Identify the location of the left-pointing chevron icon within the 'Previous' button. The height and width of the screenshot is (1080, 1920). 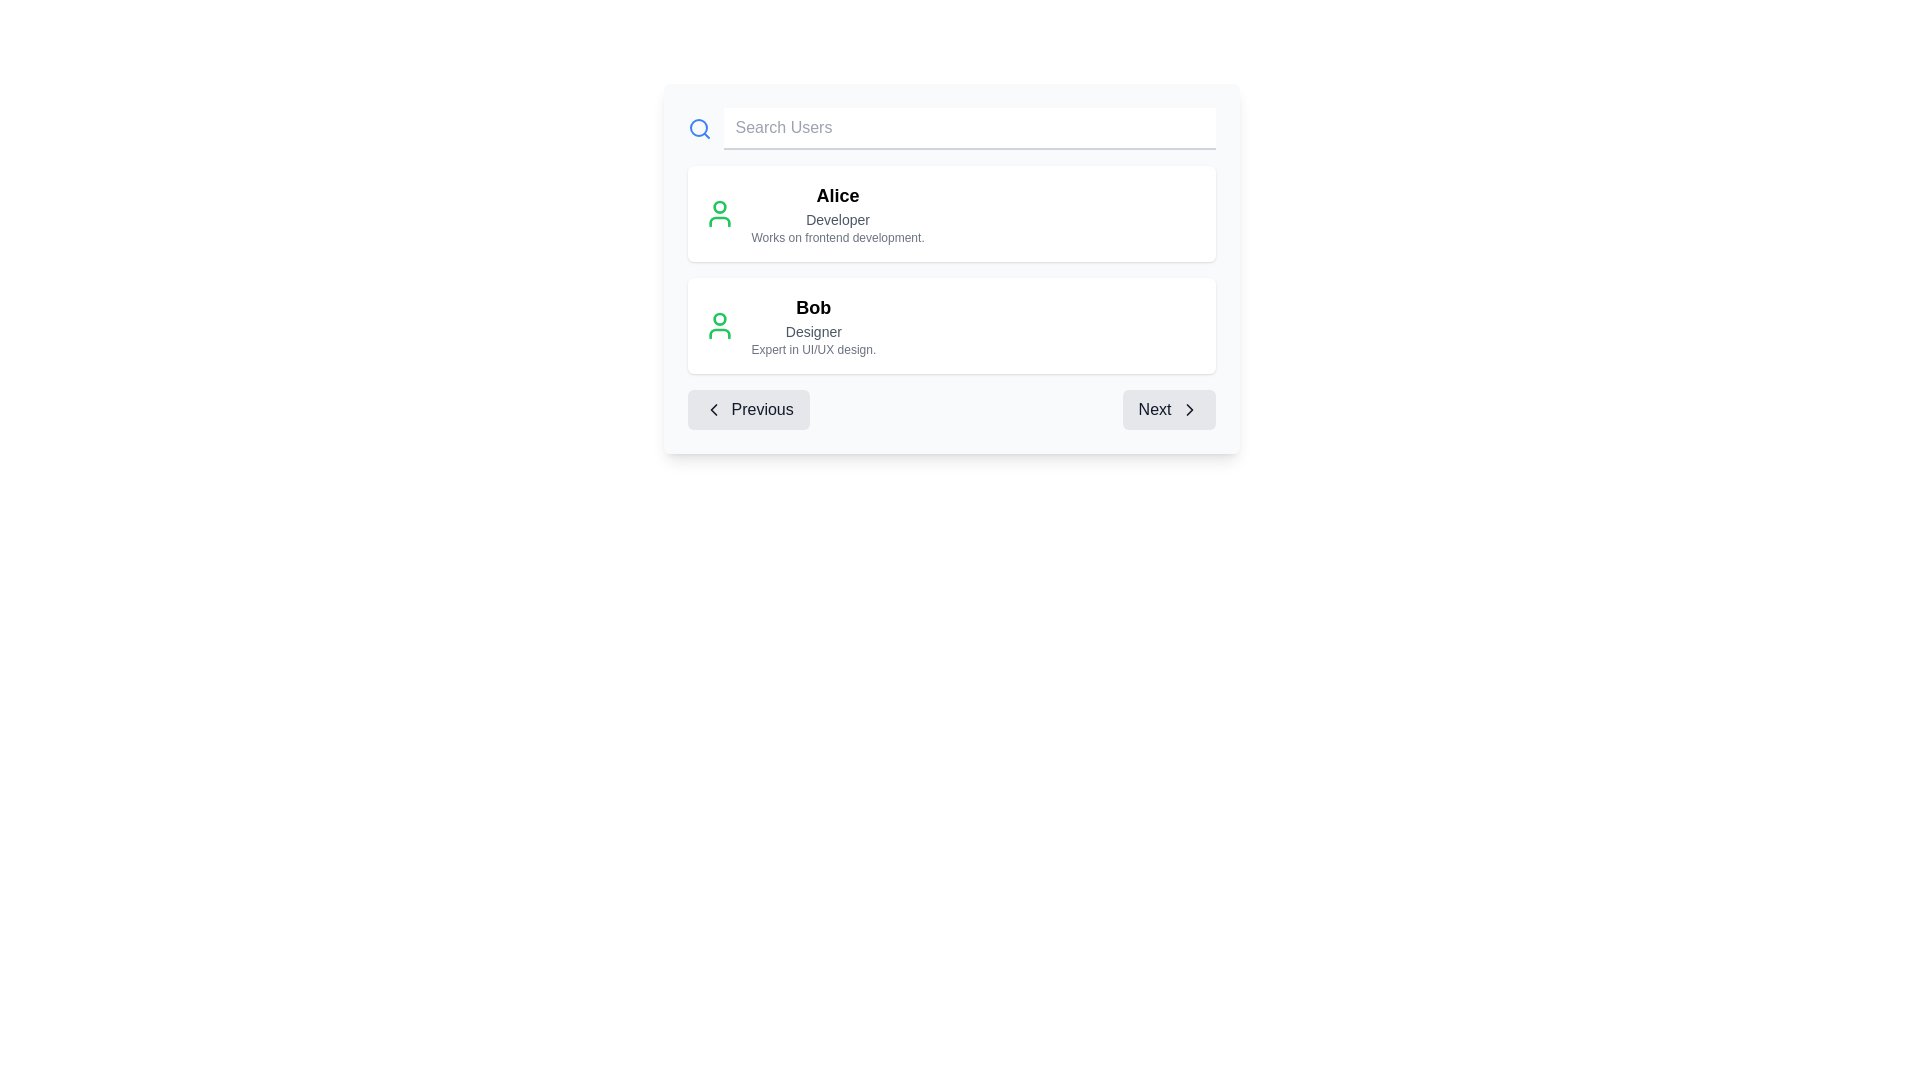
(713, 408).